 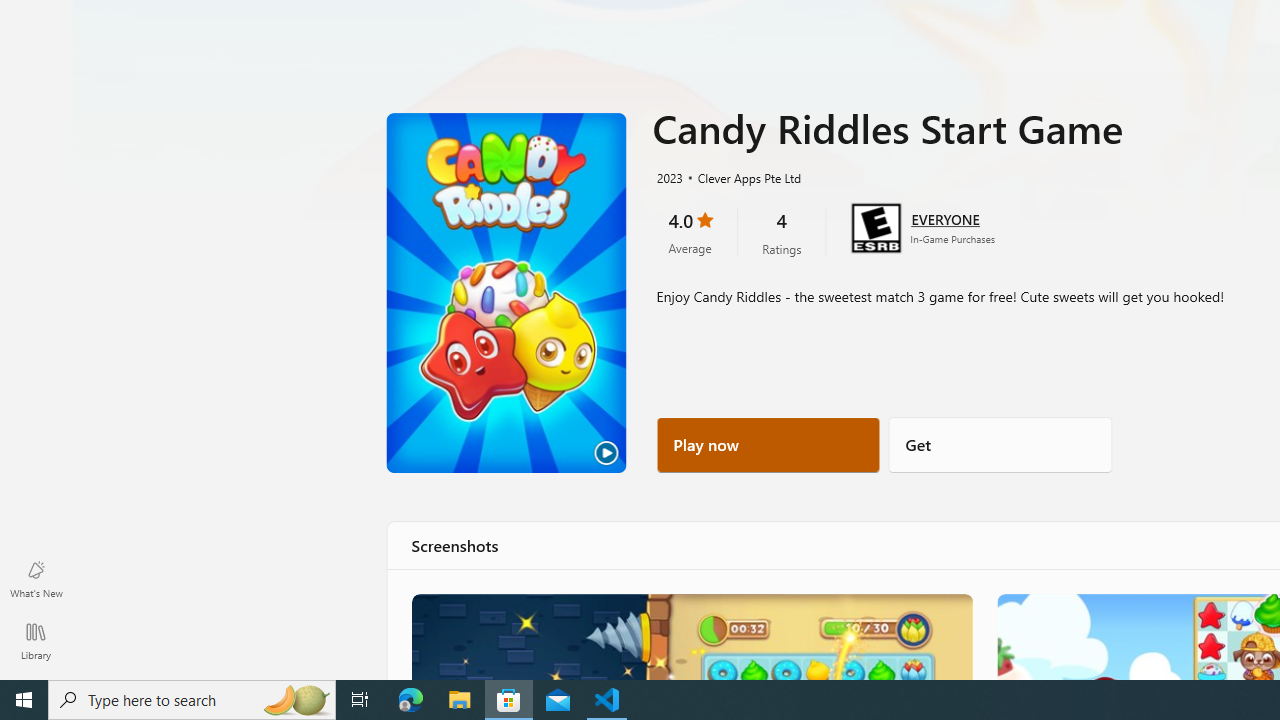 What do you see at coordinates (740, 176) in the screenshot?
I see `'Clever Apps Pte Ltd'` at bounding box center [740, 176].